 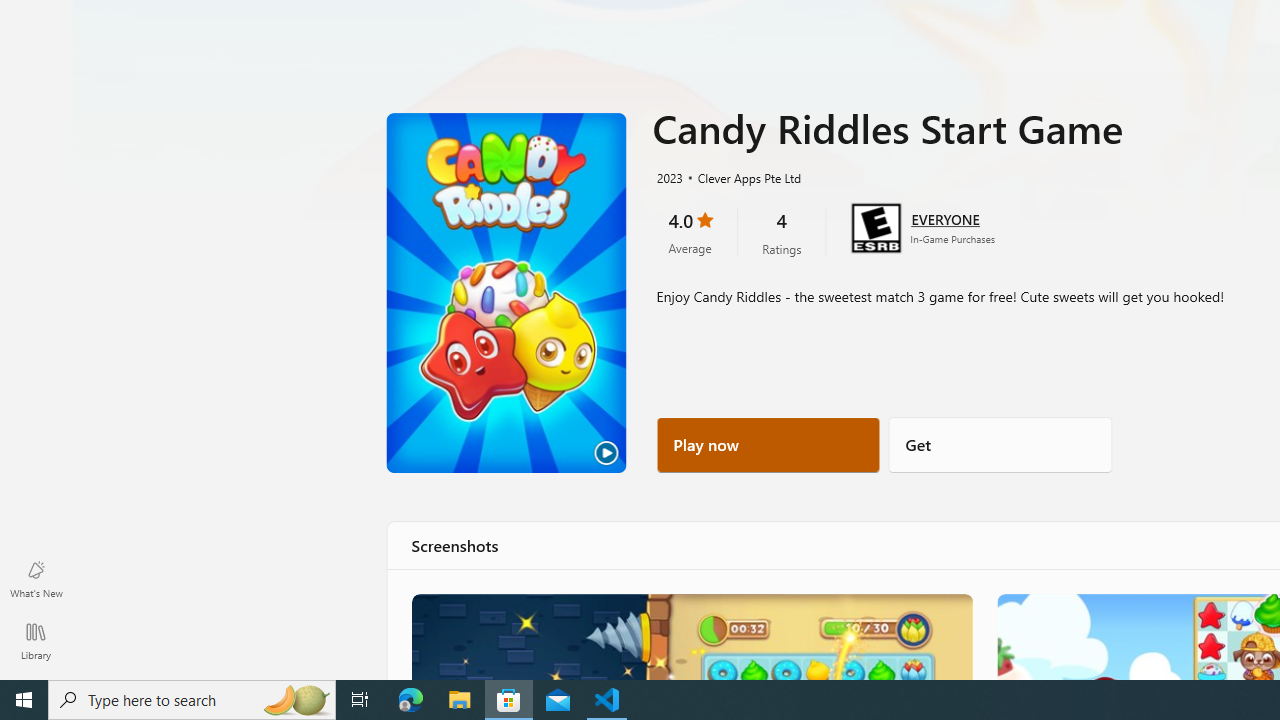 What do you see at coordinates (740, 176) in the screenshot?
I see `'Clever Apps Pte Ltd'` at bounding box center [740, 176].